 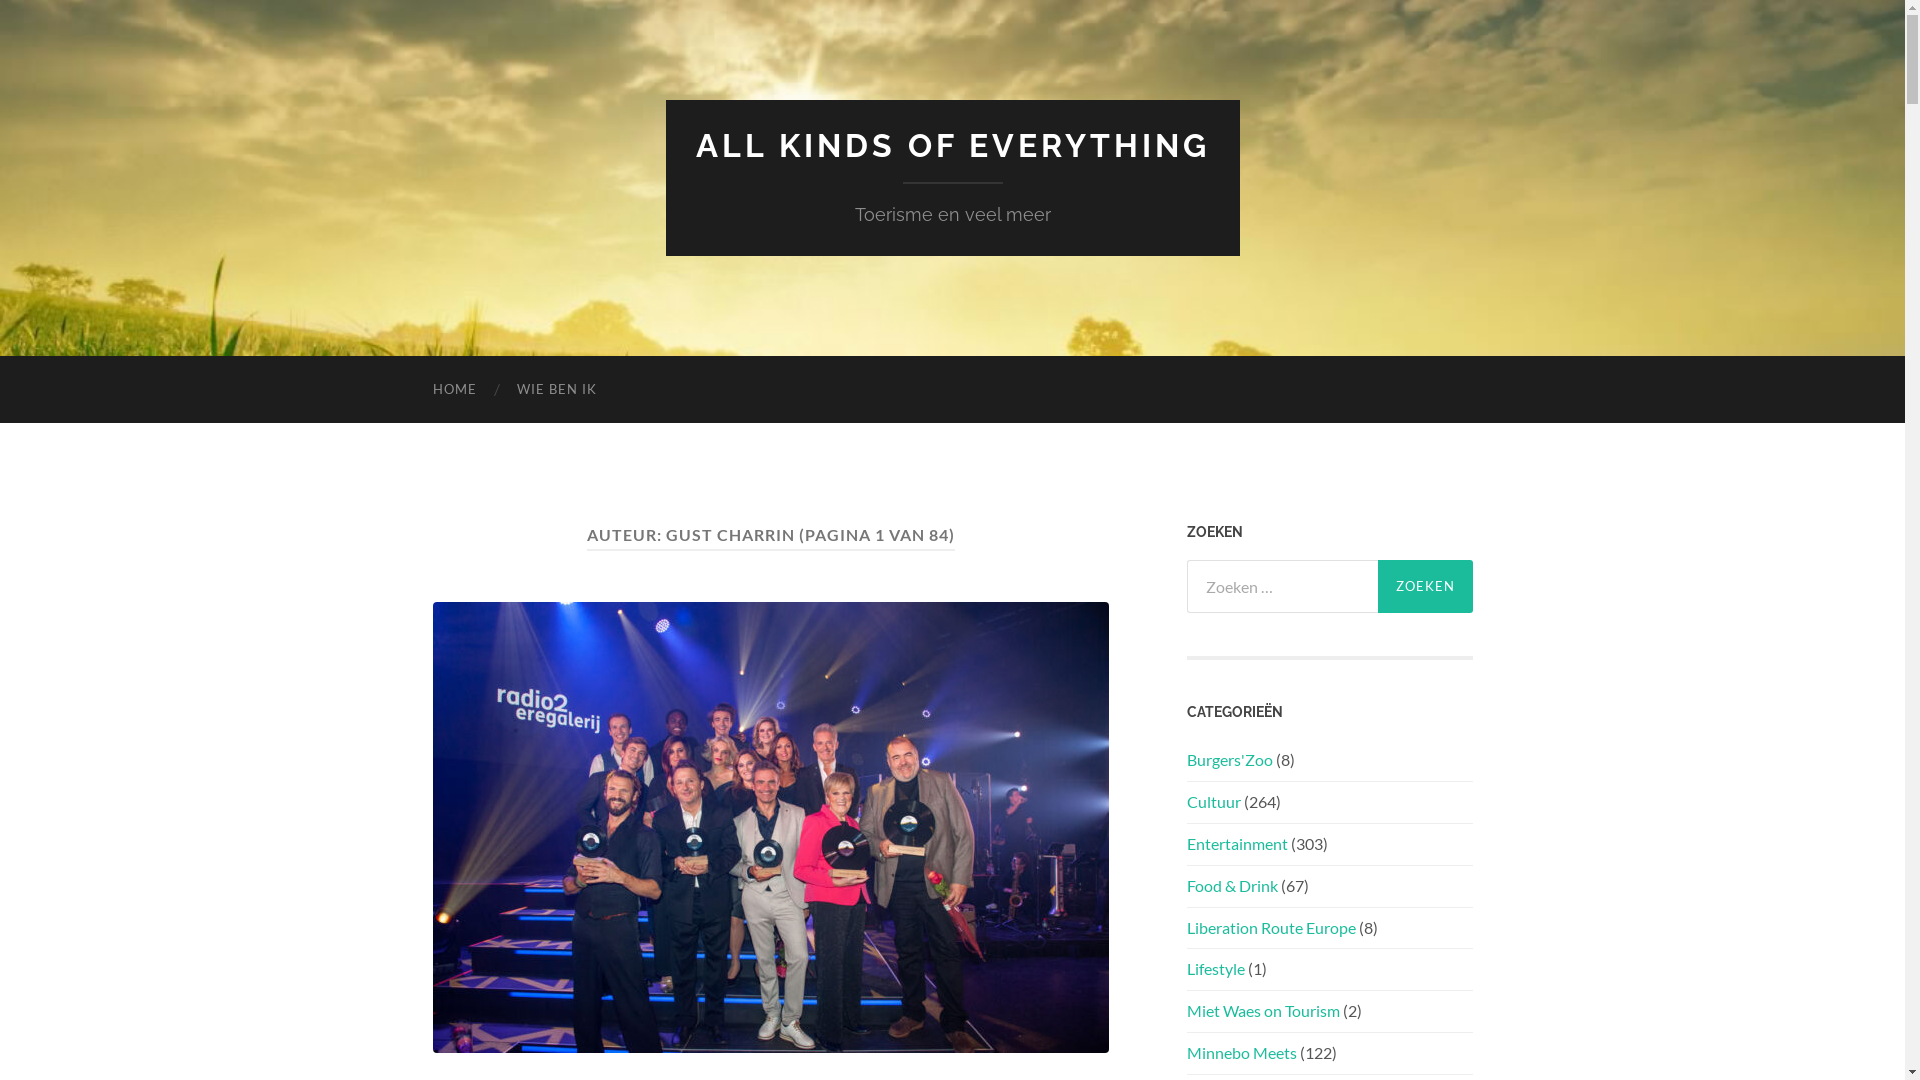 What do you see at coordinates (1185, 927) in the screenshot?
I see `'Liberation Route Europe'` at bounding box center [1185, 927].